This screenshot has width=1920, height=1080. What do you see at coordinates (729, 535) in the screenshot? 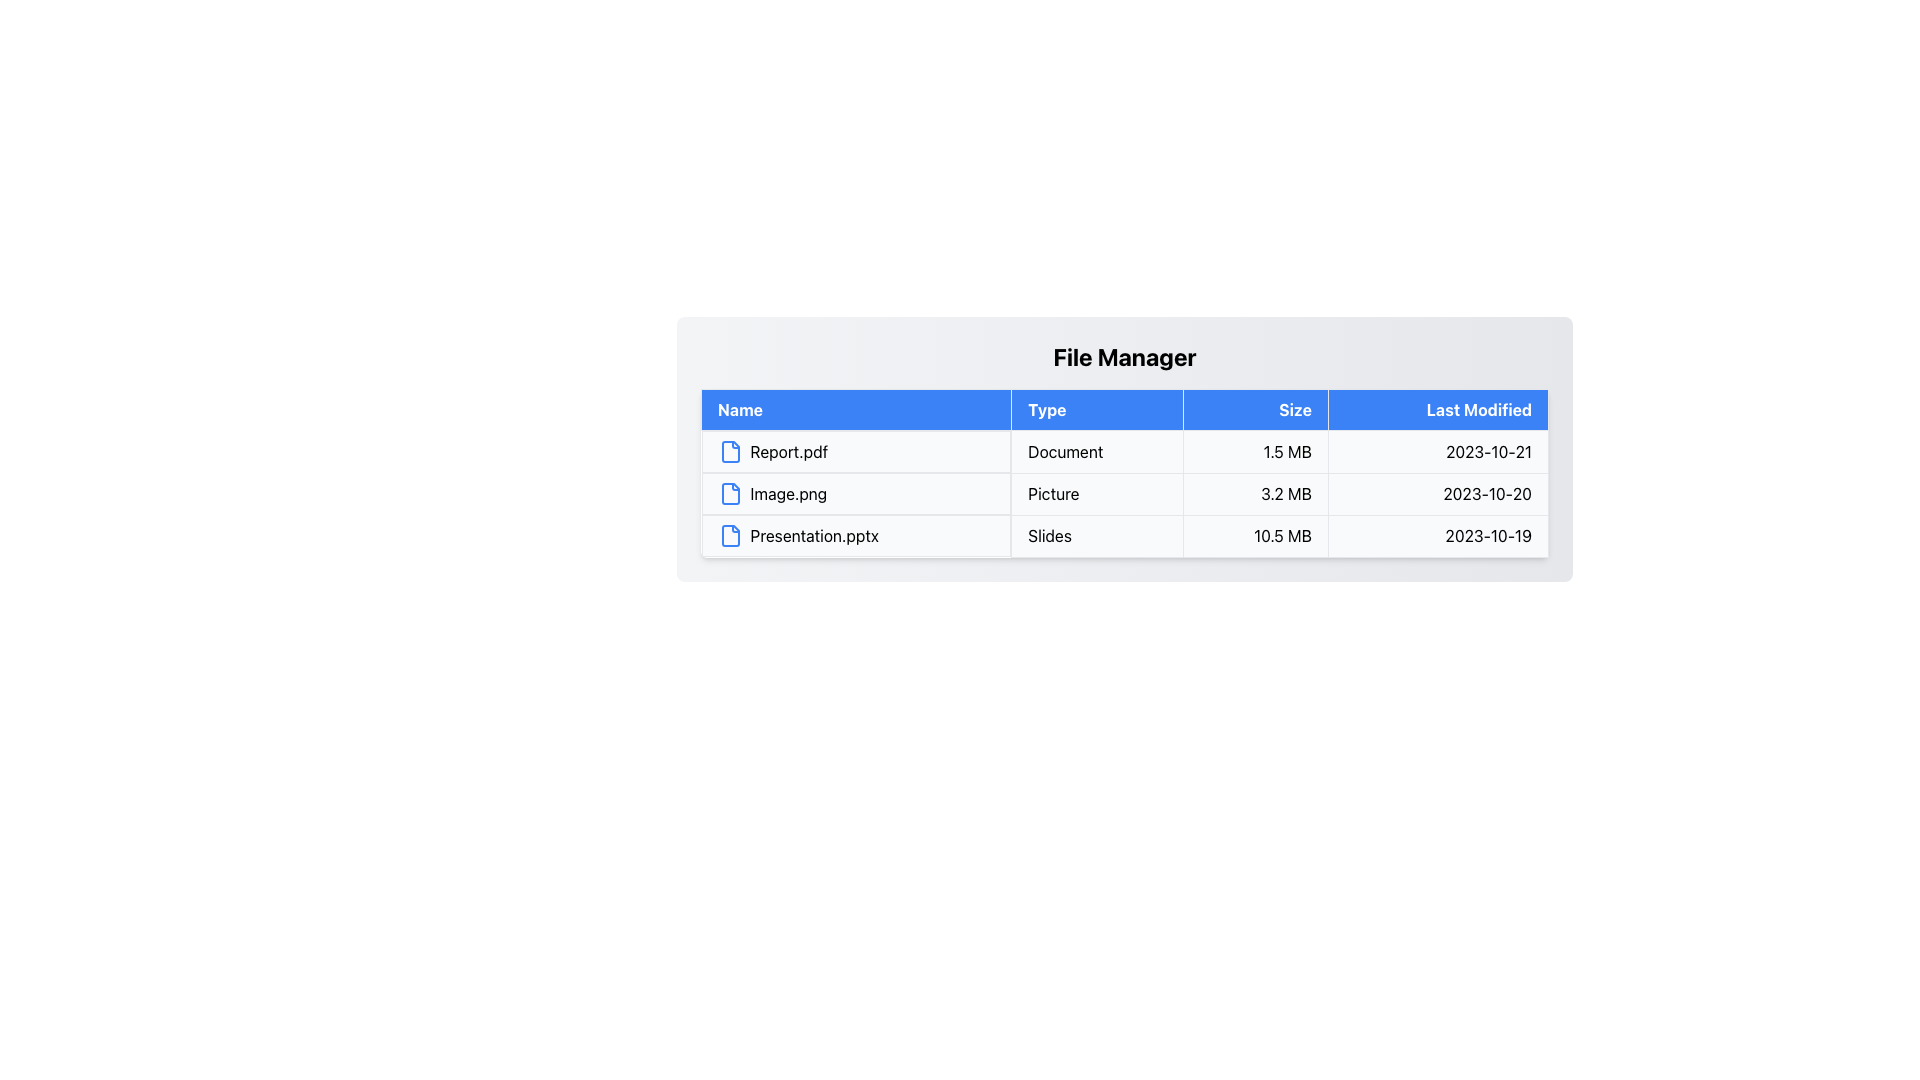
I see `the file type icon located` at bounding box center [729, 535].